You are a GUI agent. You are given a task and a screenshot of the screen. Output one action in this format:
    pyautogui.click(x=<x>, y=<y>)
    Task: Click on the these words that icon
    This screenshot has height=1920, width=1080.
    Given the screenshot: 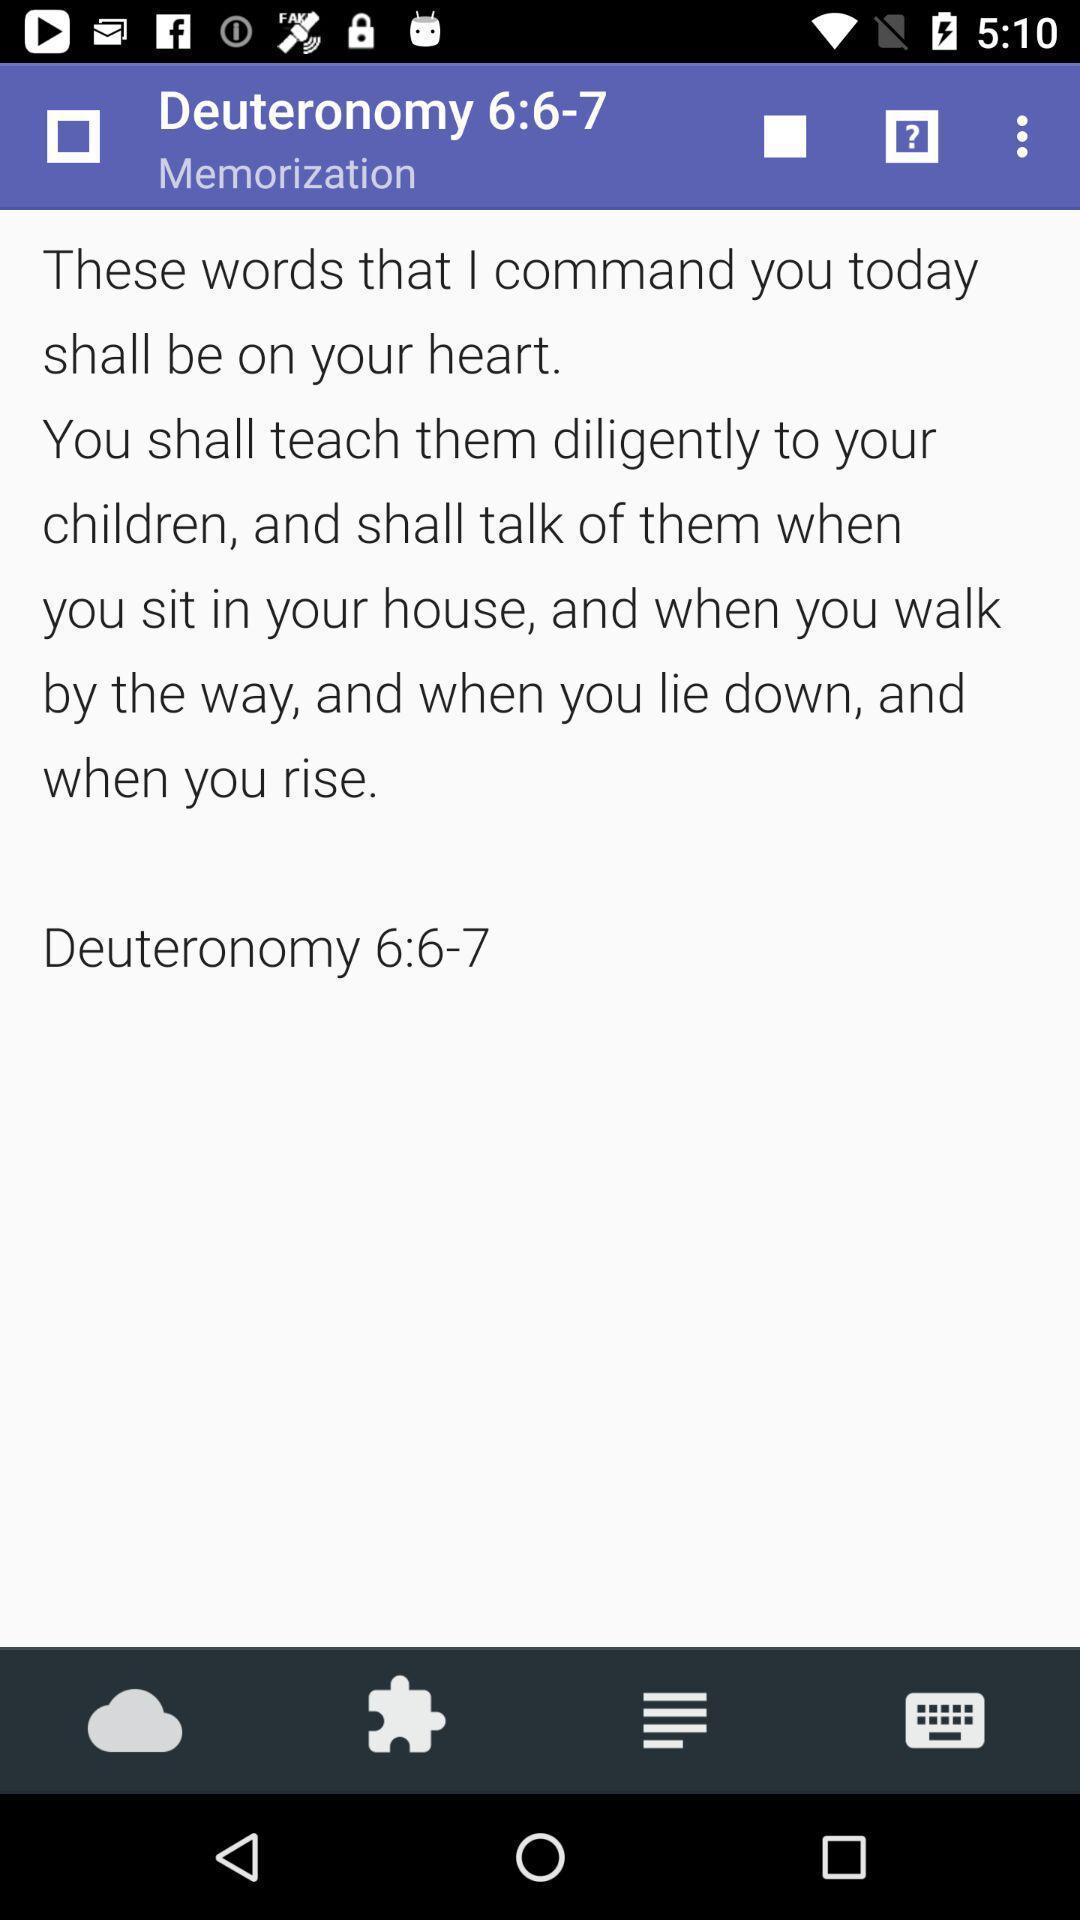 What is the action you would take?
    pyautogui.click(x=540, y=605)
    